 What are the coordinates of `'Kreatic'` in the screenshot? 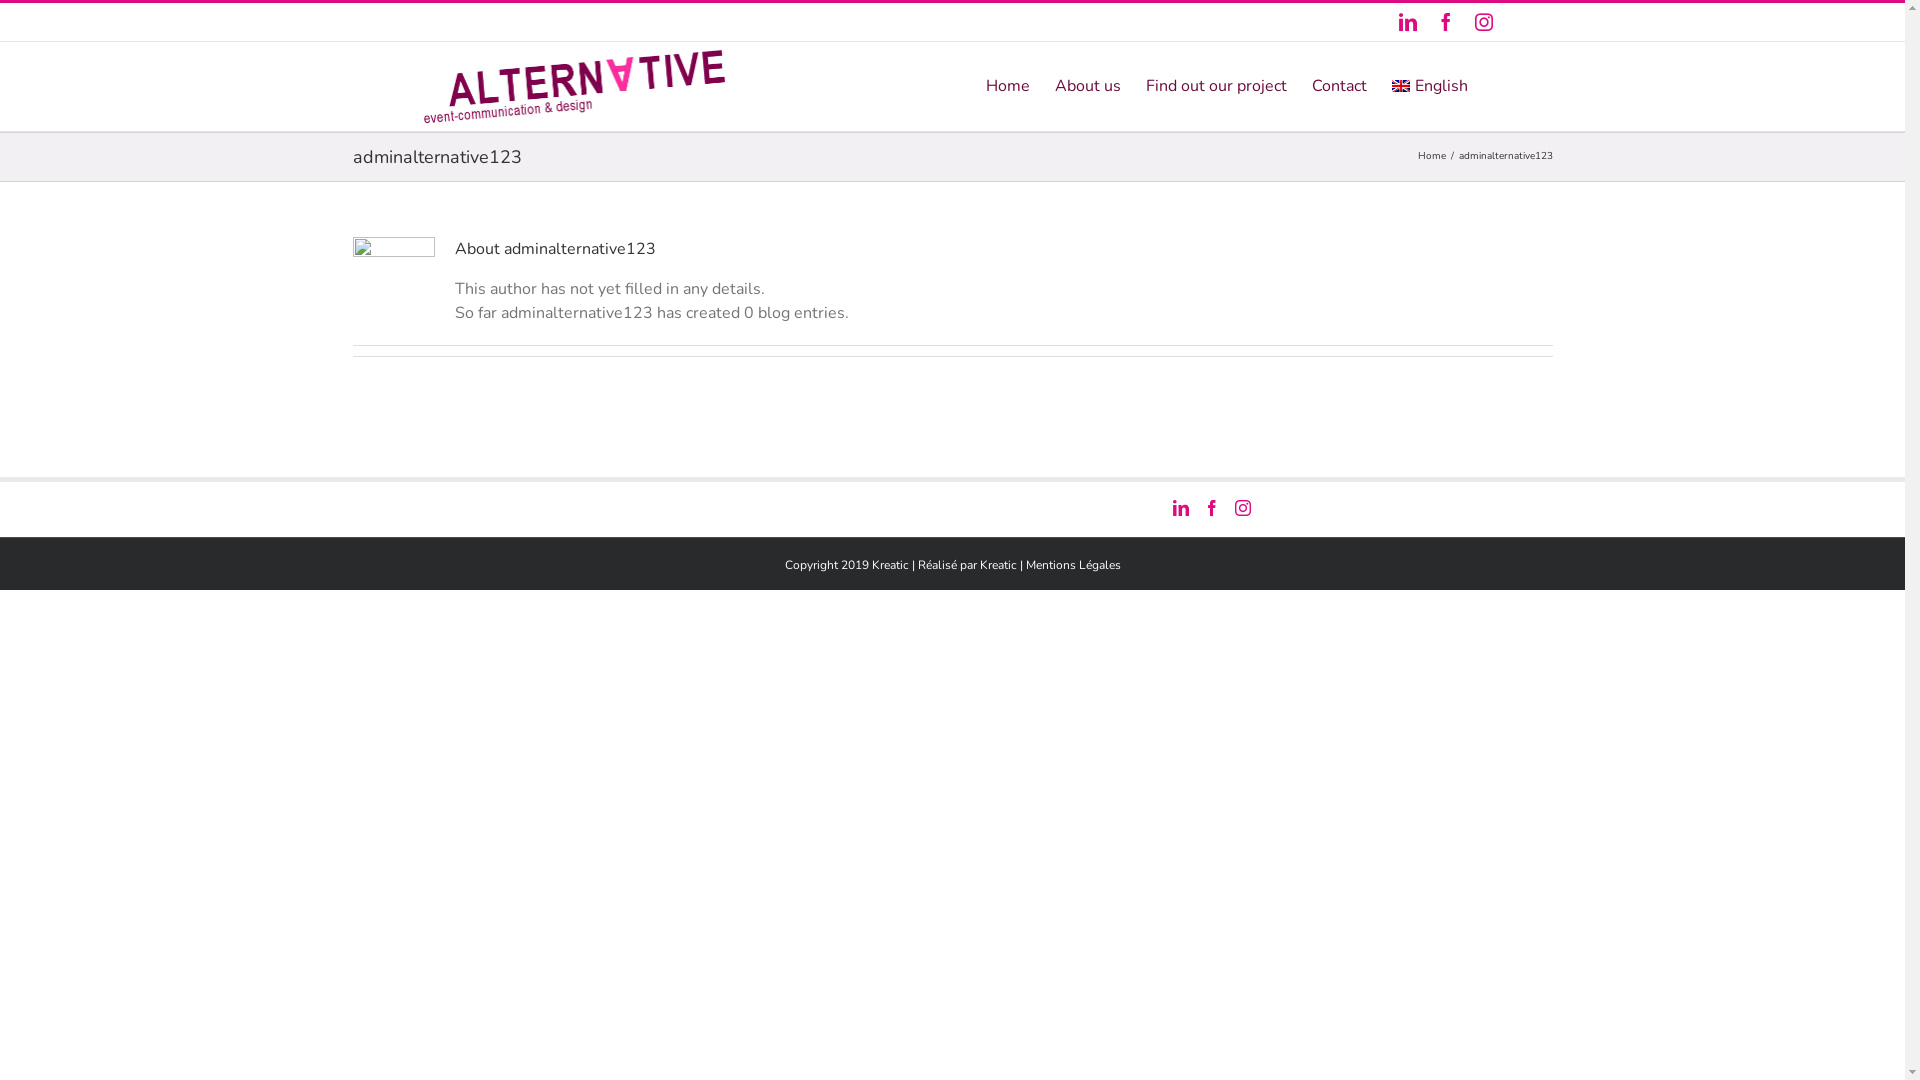 It's located at (998, 563).